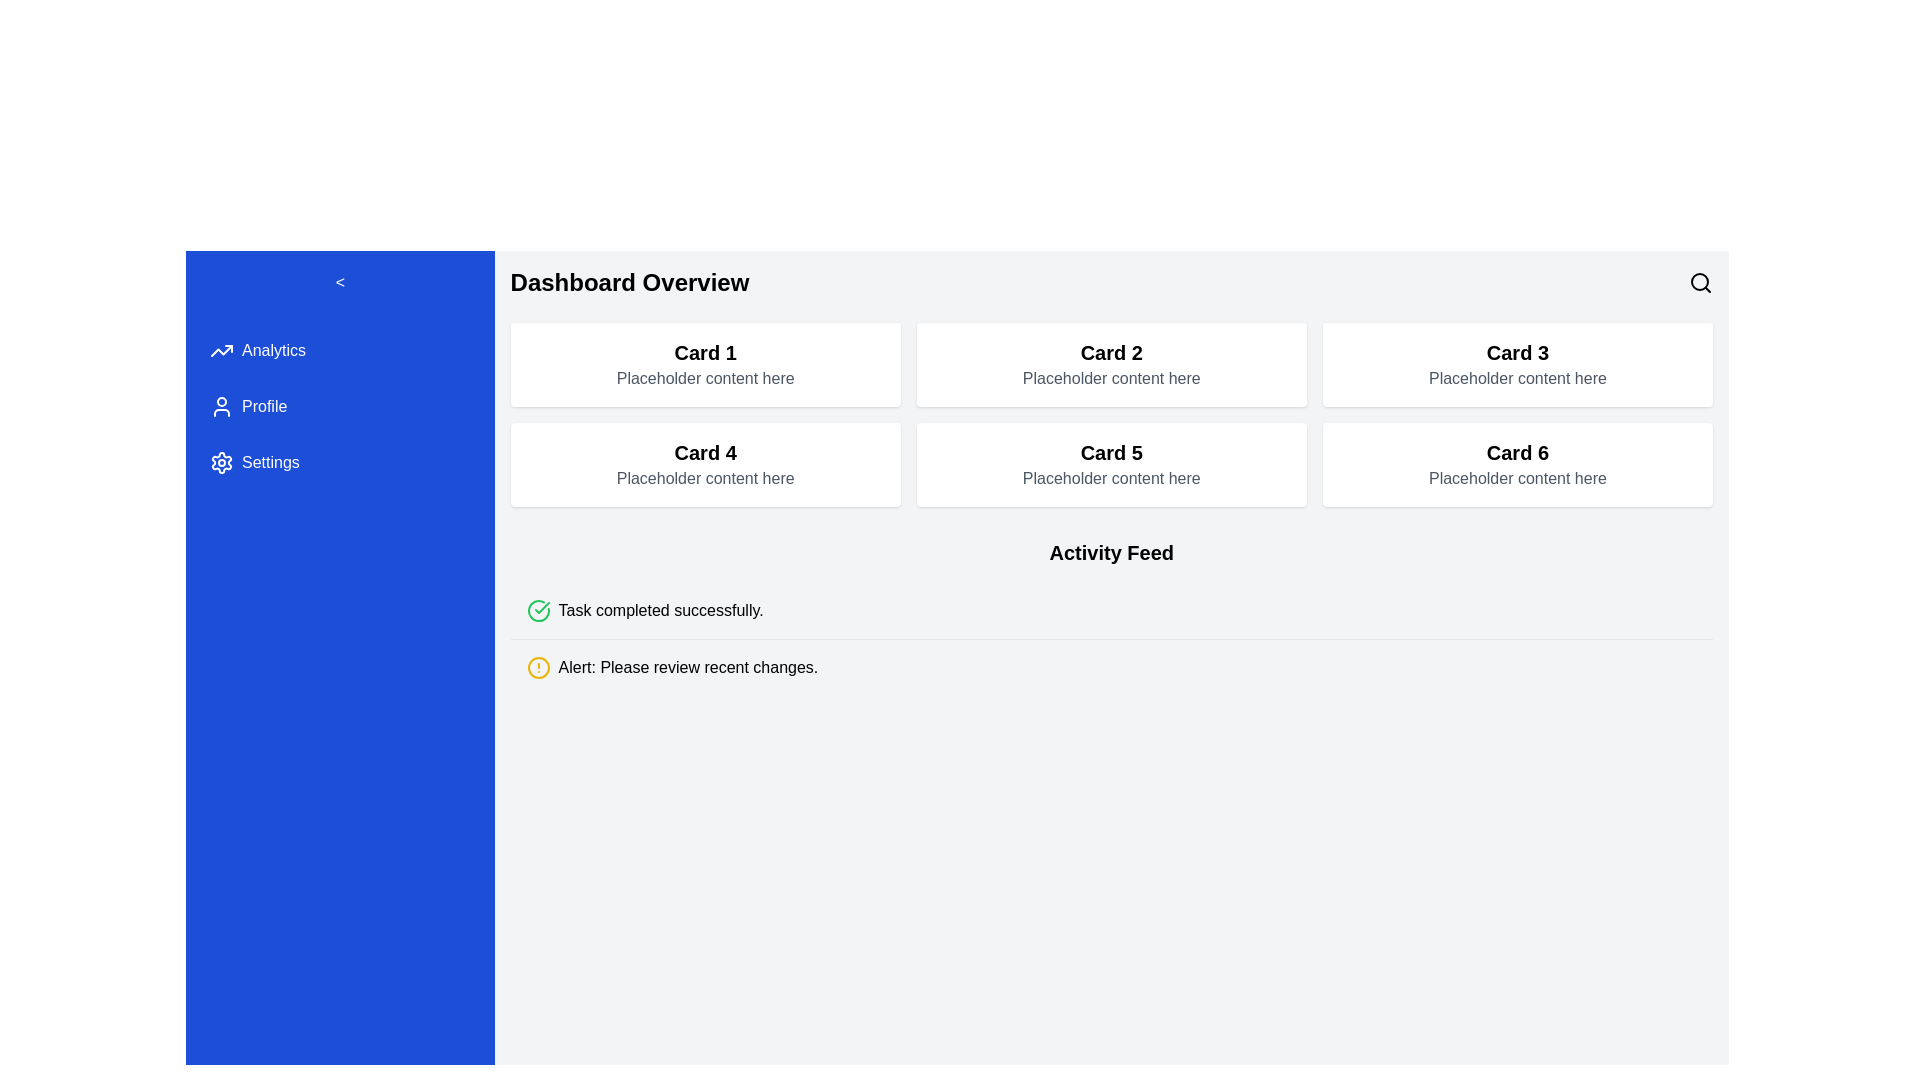  What do you see at coordinates (1110, 452) in the screenshot?
I see `the static text label that serves as the title for the fifth card in the grid layout, positioned above the description text 'Placeholder content here'` at bounding box center [1110, 452].